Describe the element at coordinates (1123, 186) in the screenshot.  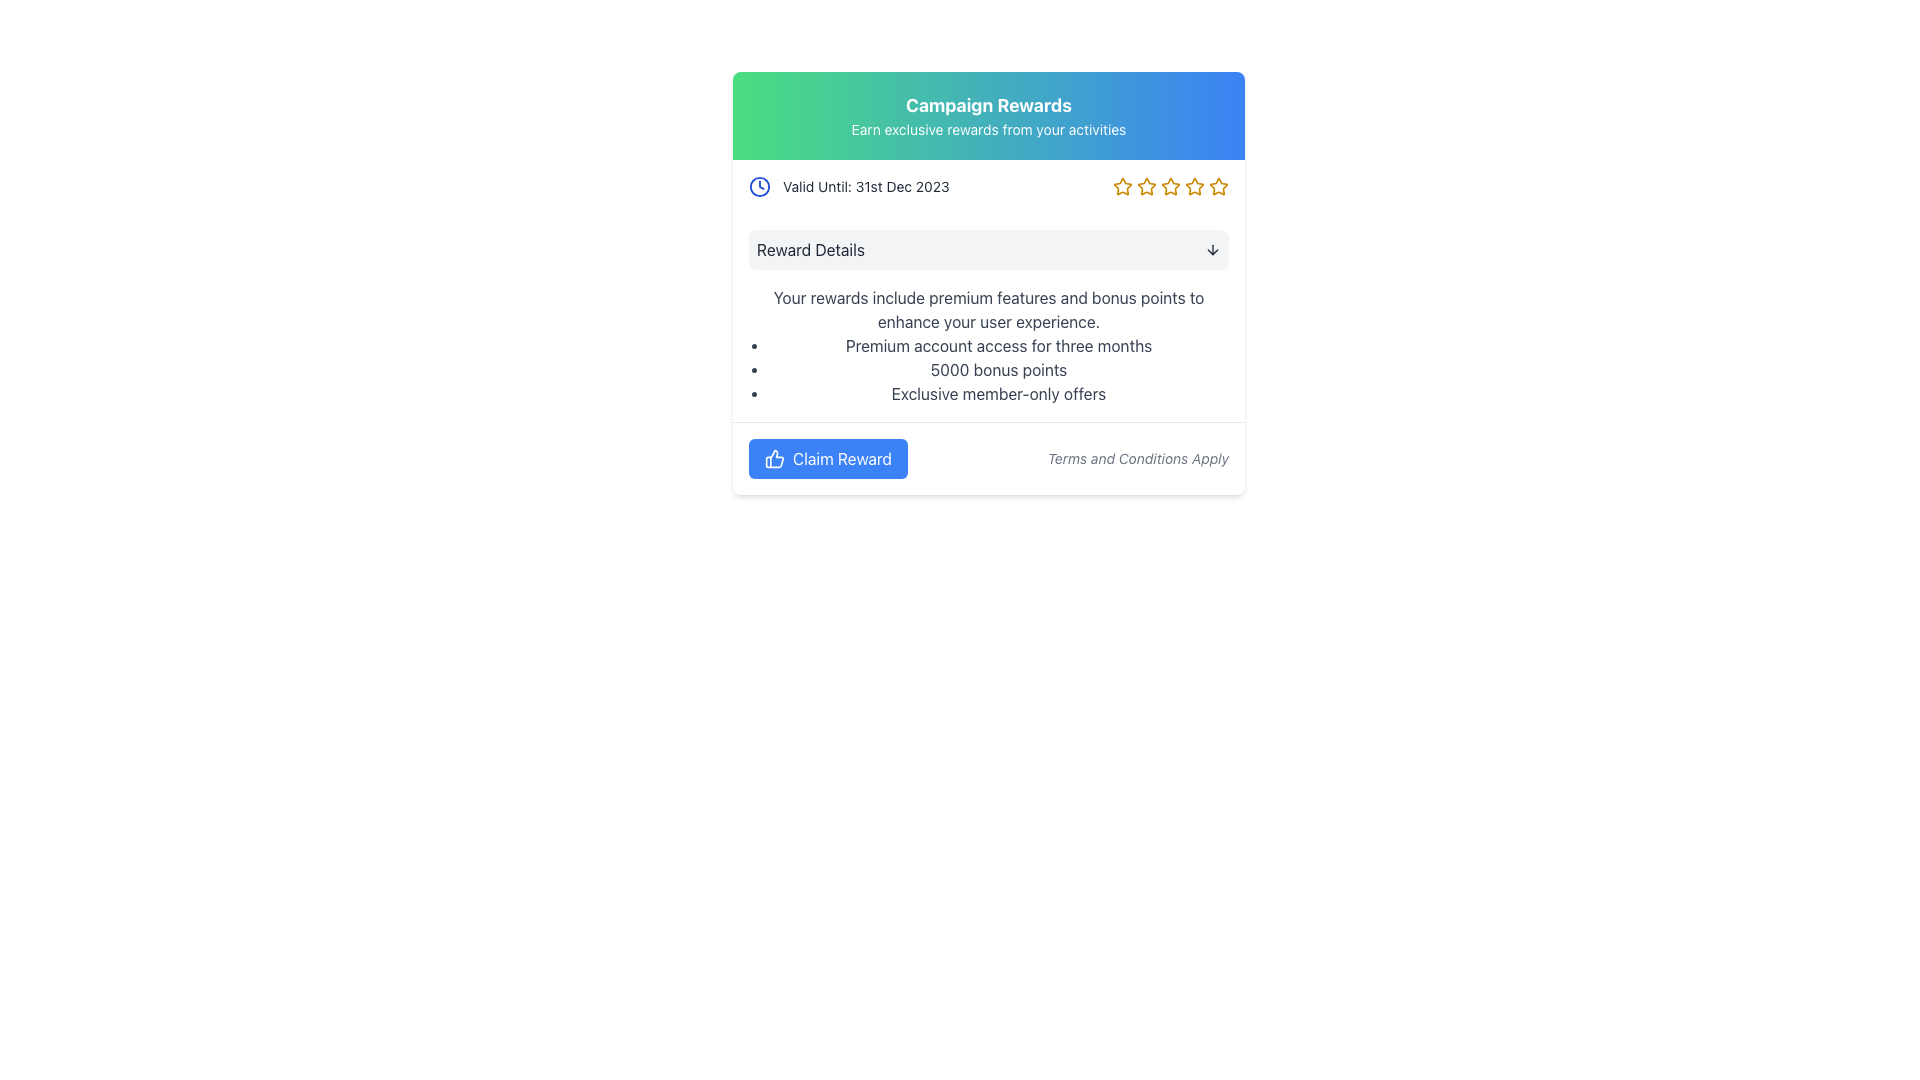
I see `the first star icon in the rating widget, which is a styled golden star with a hollow center located in the top-right section of the card interface below the campaign rewards title` at that location.